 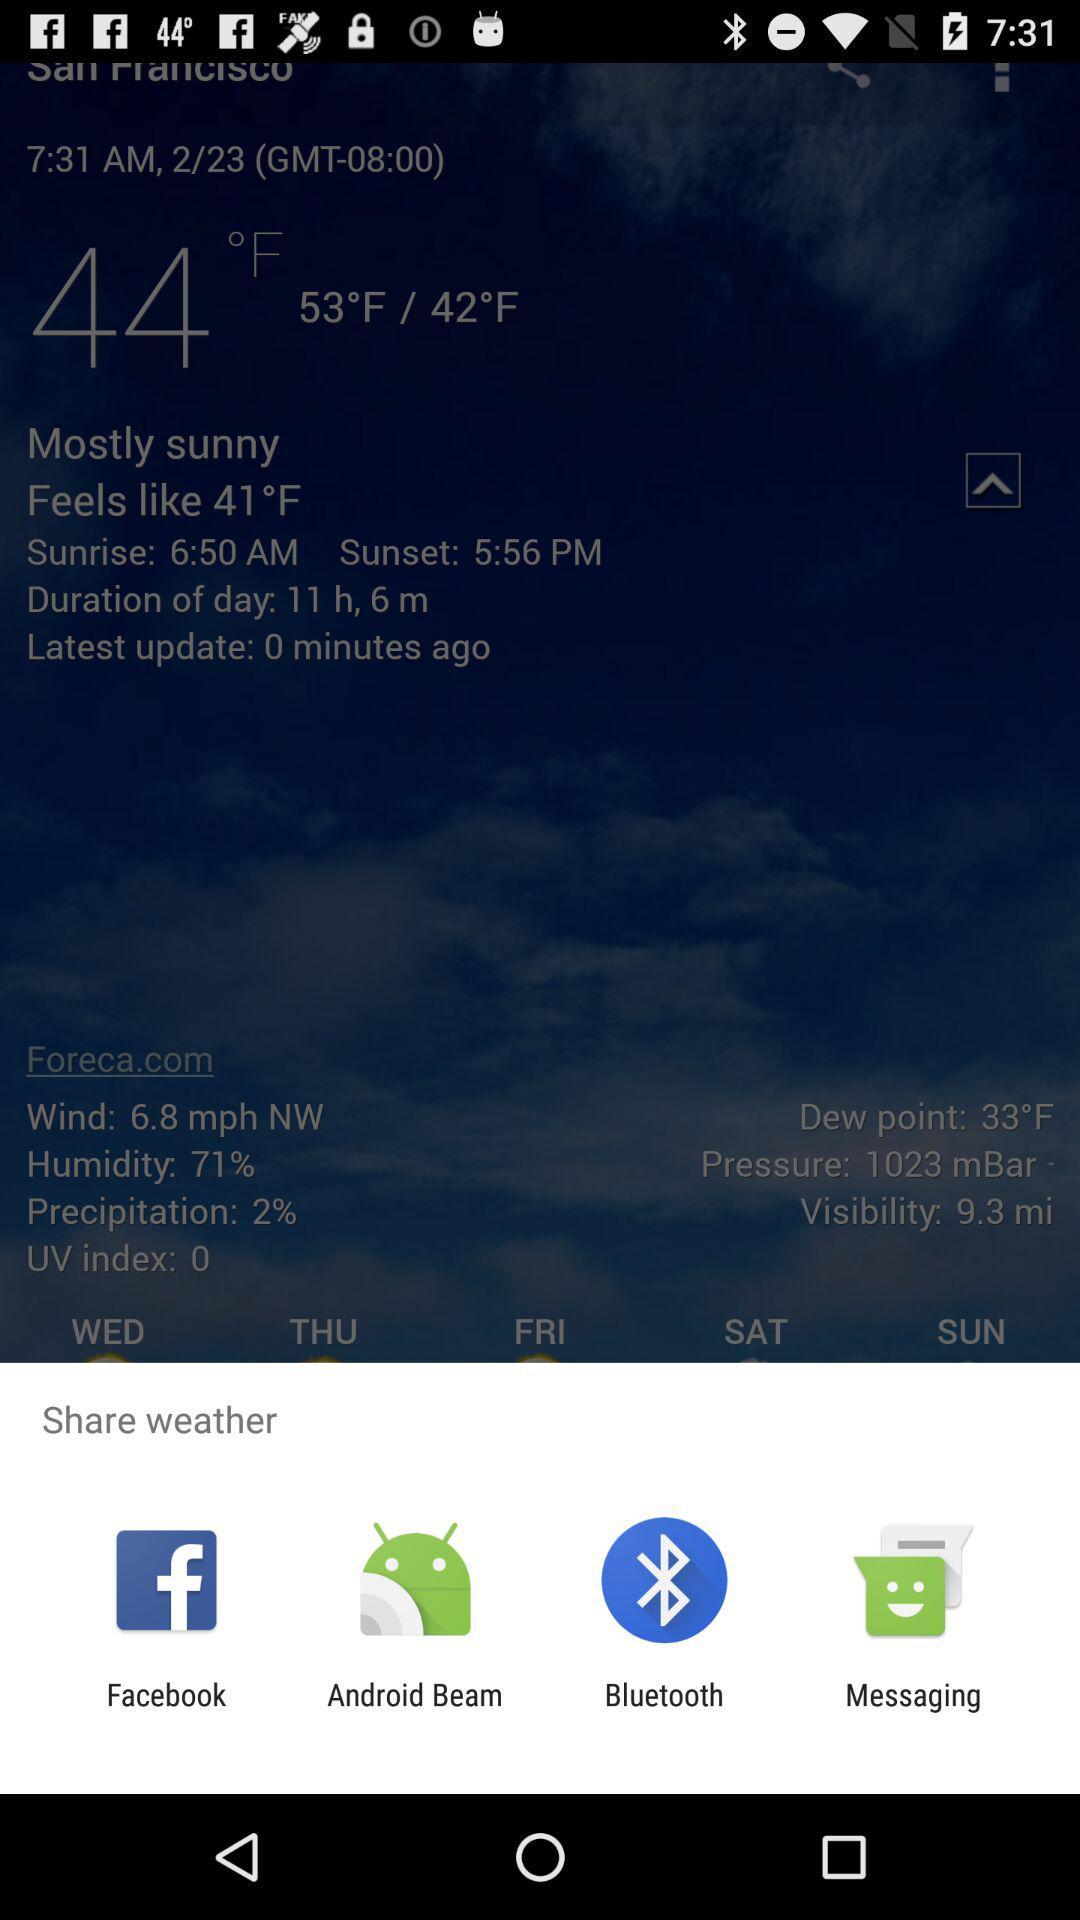 What do you see at coordinates (664, 1711) in the screenshot?
I see `item next to the messaging` at bounding box center [664, 1711].